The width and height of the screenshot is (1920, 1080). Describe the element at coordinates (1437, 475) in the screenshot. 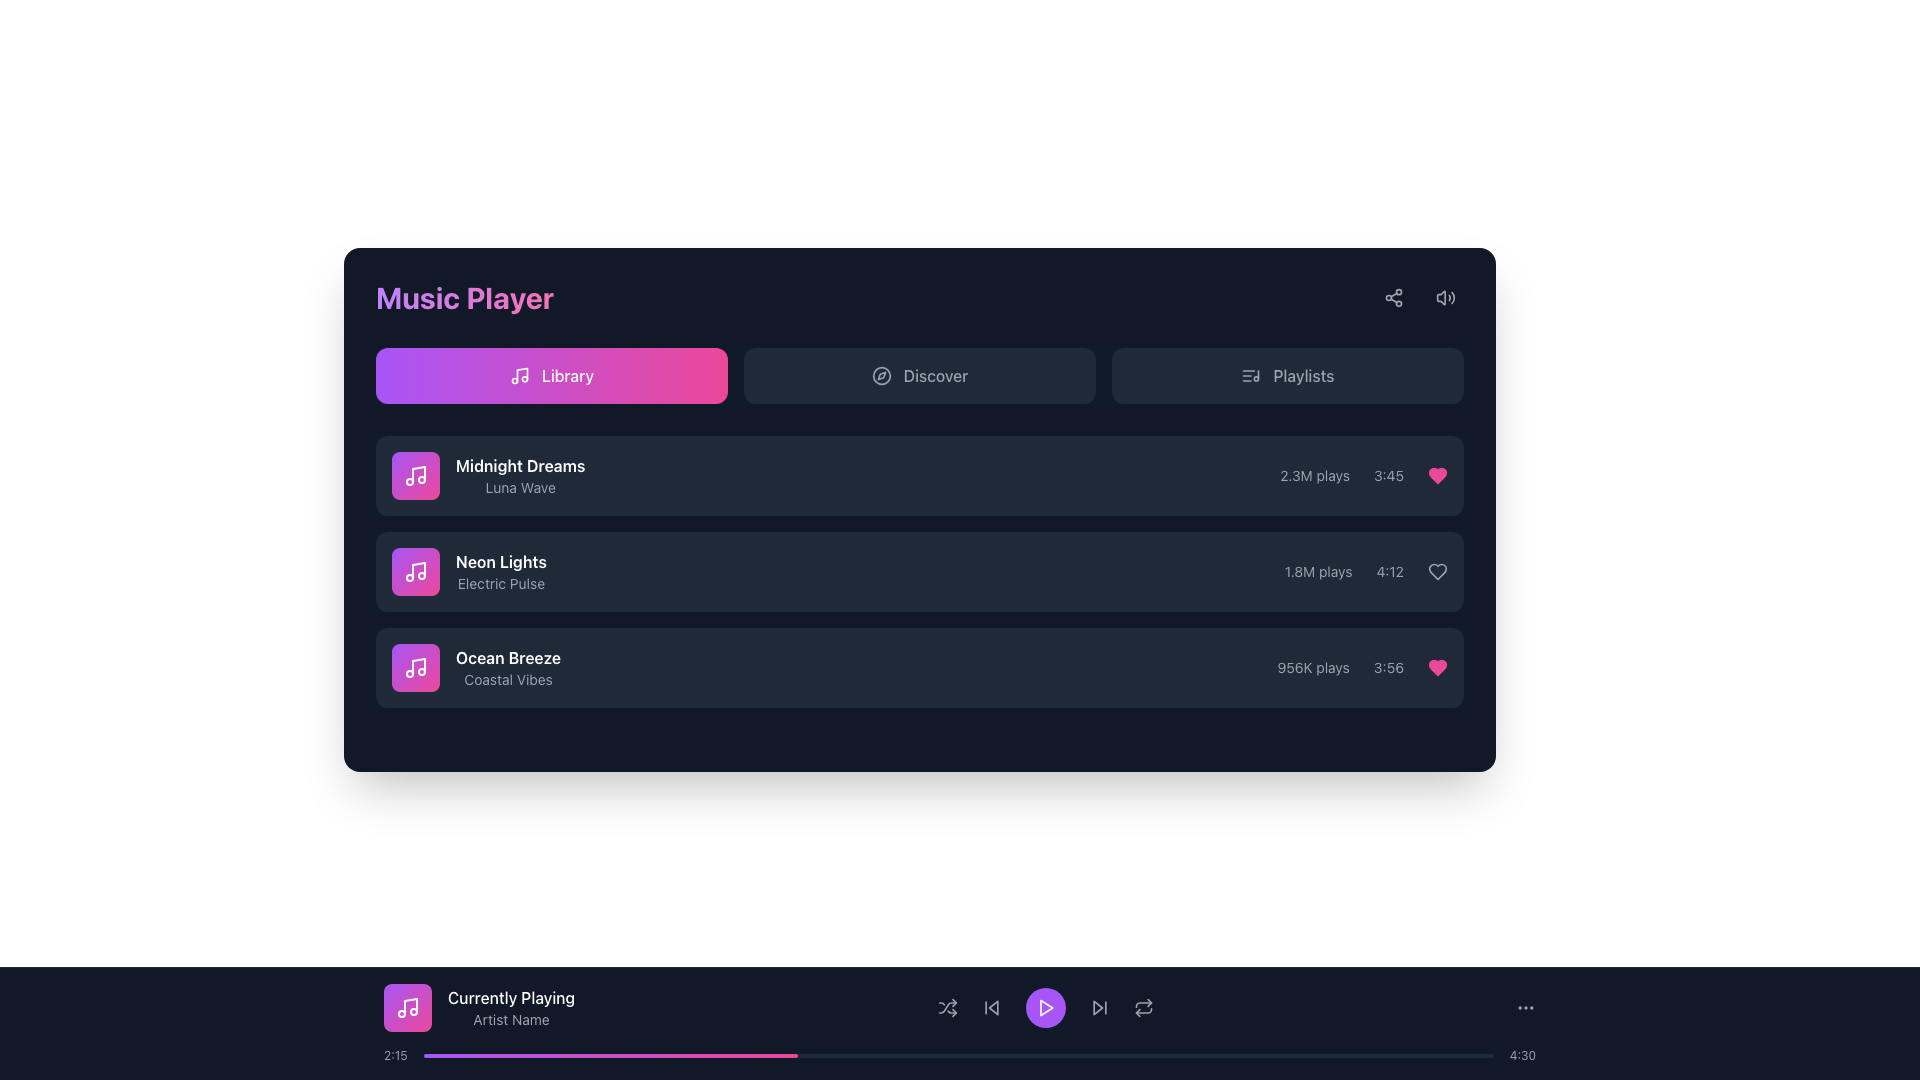

I see `the heart-shaped 'like' icon for the 'Ocean Breeze' track, located in the far-right section of the playlist` at that location.